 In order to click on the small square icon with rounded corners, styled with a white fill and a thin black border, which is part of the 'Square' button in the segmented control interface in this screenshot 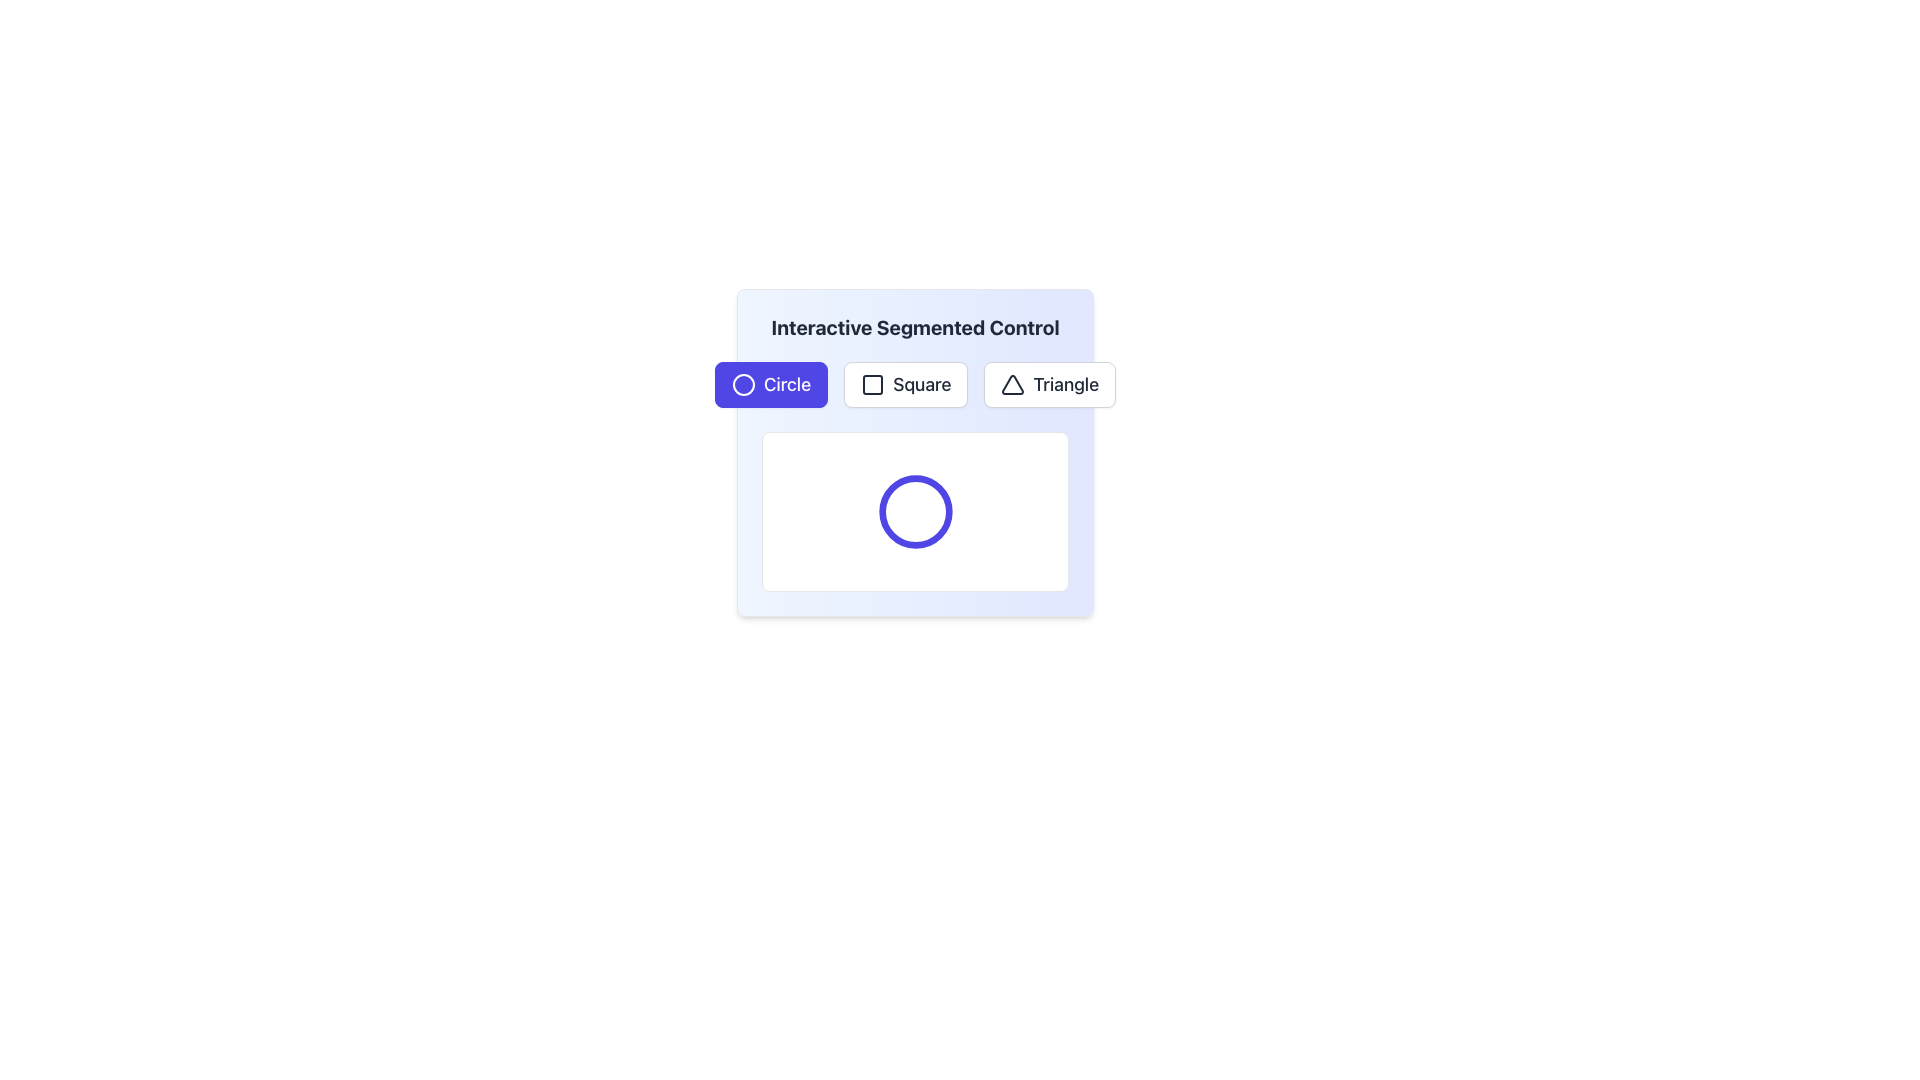, I will do `click(873, 385)`.